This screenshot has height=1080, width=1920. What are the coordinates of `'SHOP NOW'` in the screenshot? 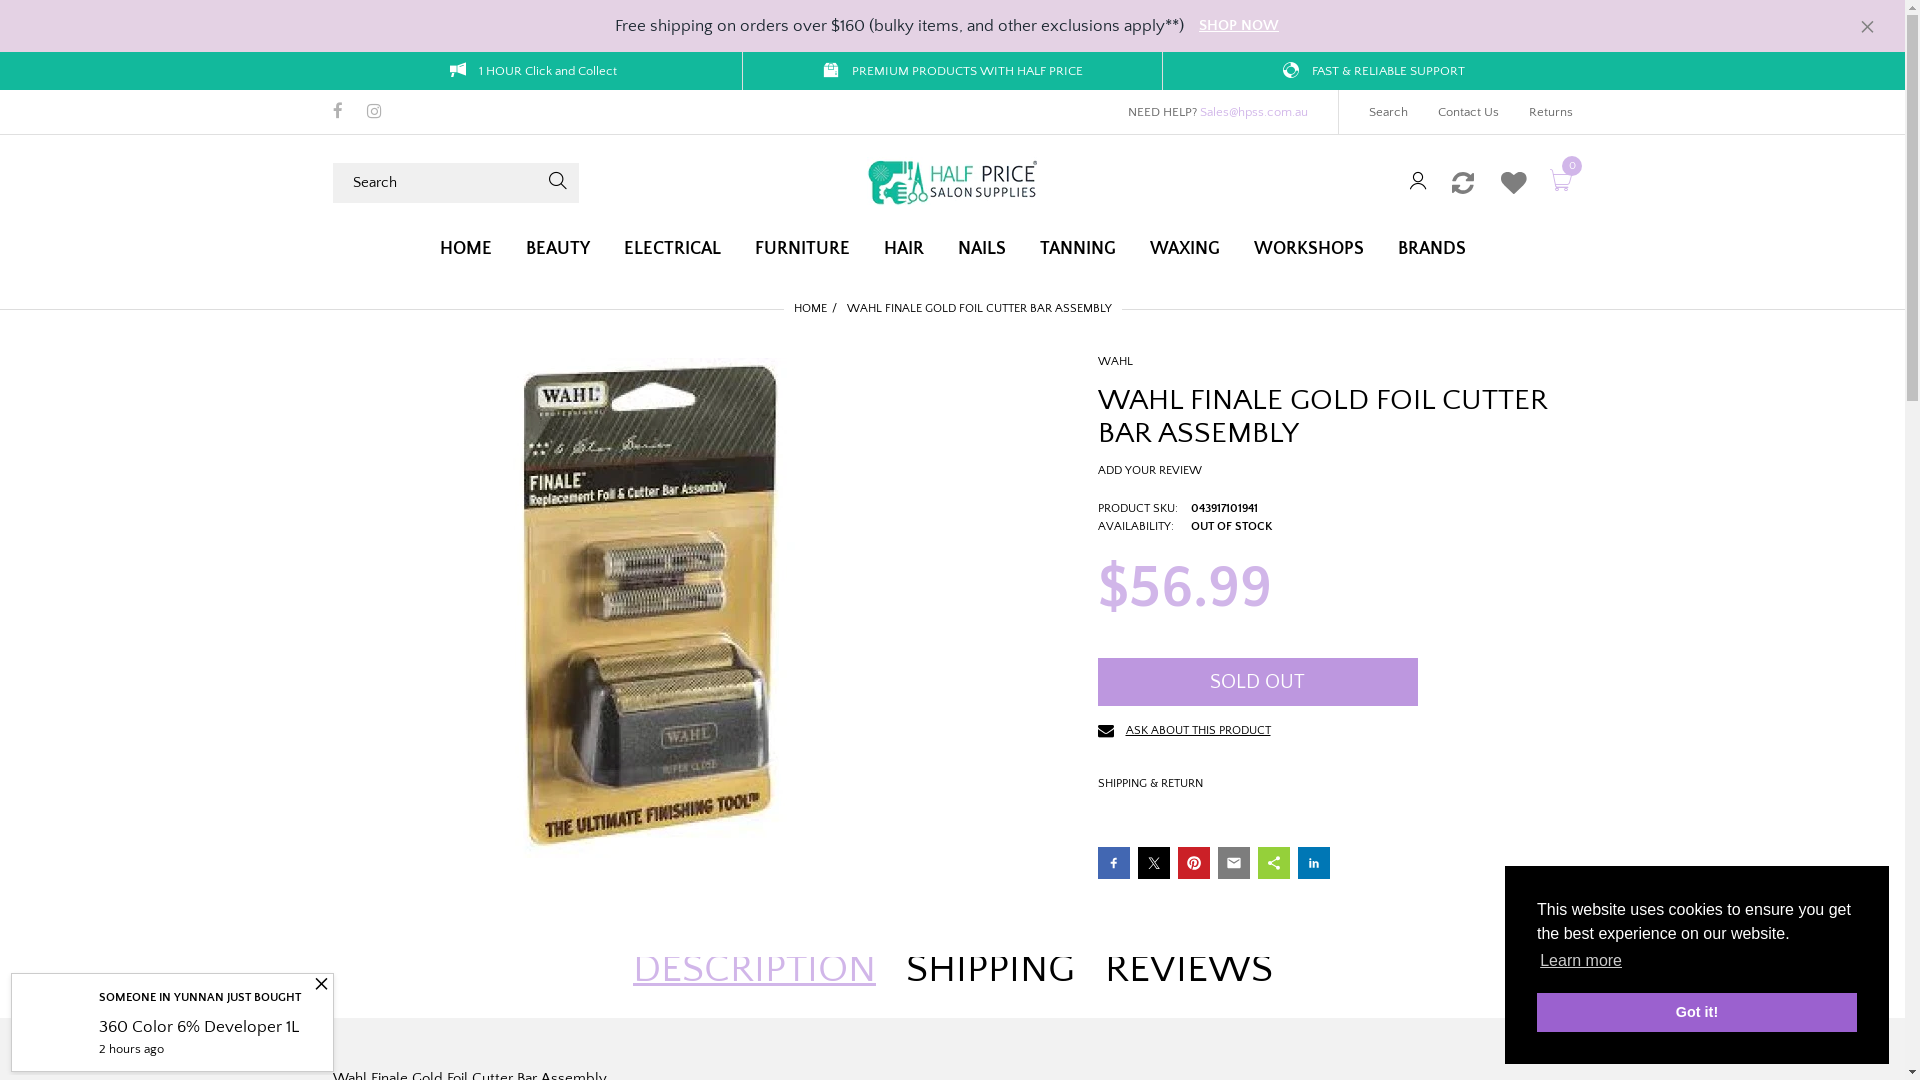 It's located at (1188, 26).